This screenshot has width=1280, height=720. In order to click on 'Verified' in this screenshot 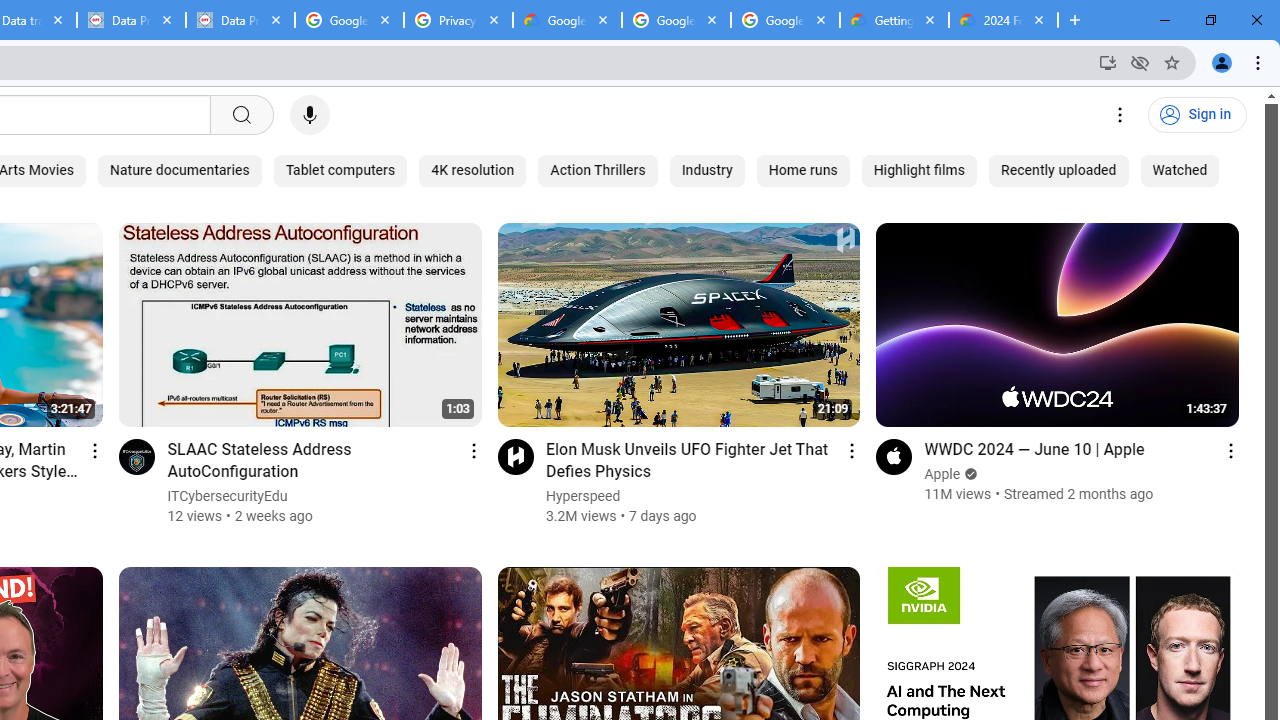, I will do `click(969, 474)`.